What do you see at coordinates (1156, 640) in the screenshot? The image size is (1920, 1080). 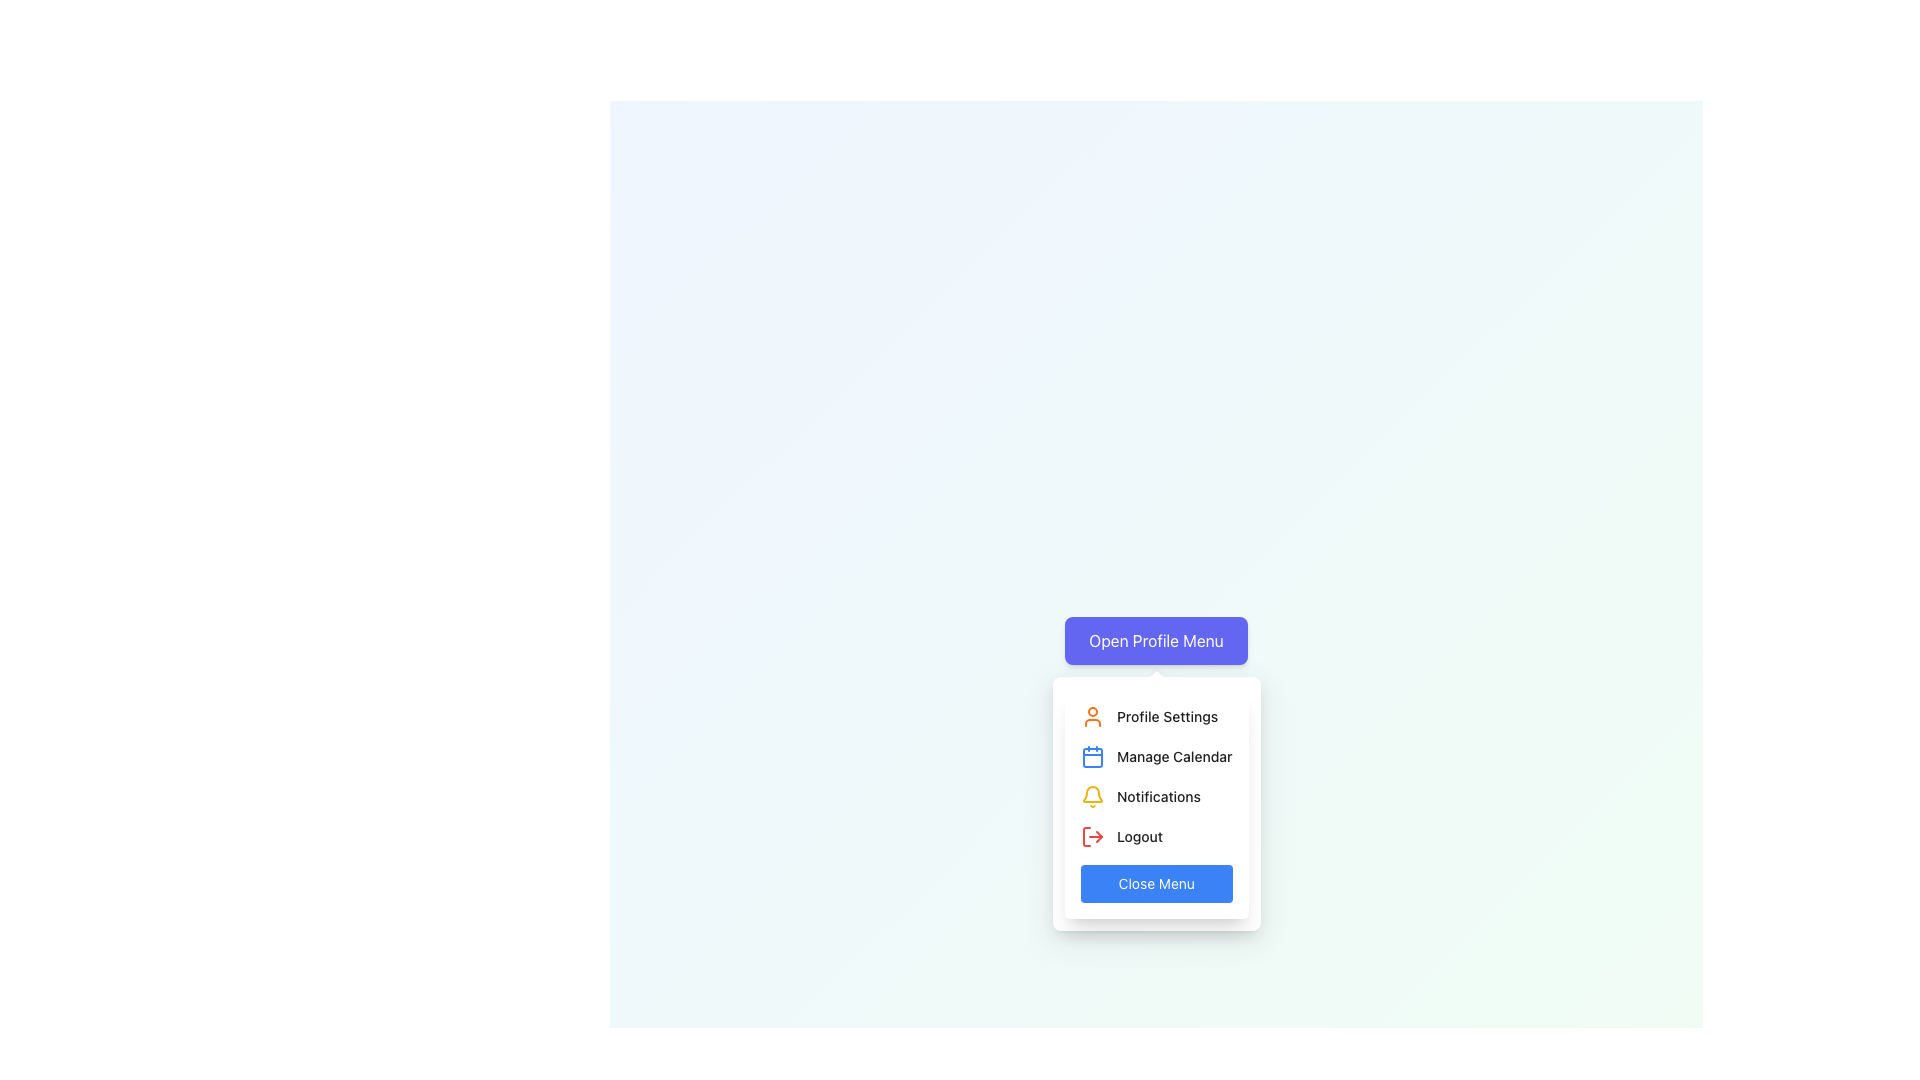 I see `the rectangular button with a blue background and white text 'Open Profile Menu' to trigger its hover effects` at bounding box center [1156, 640].